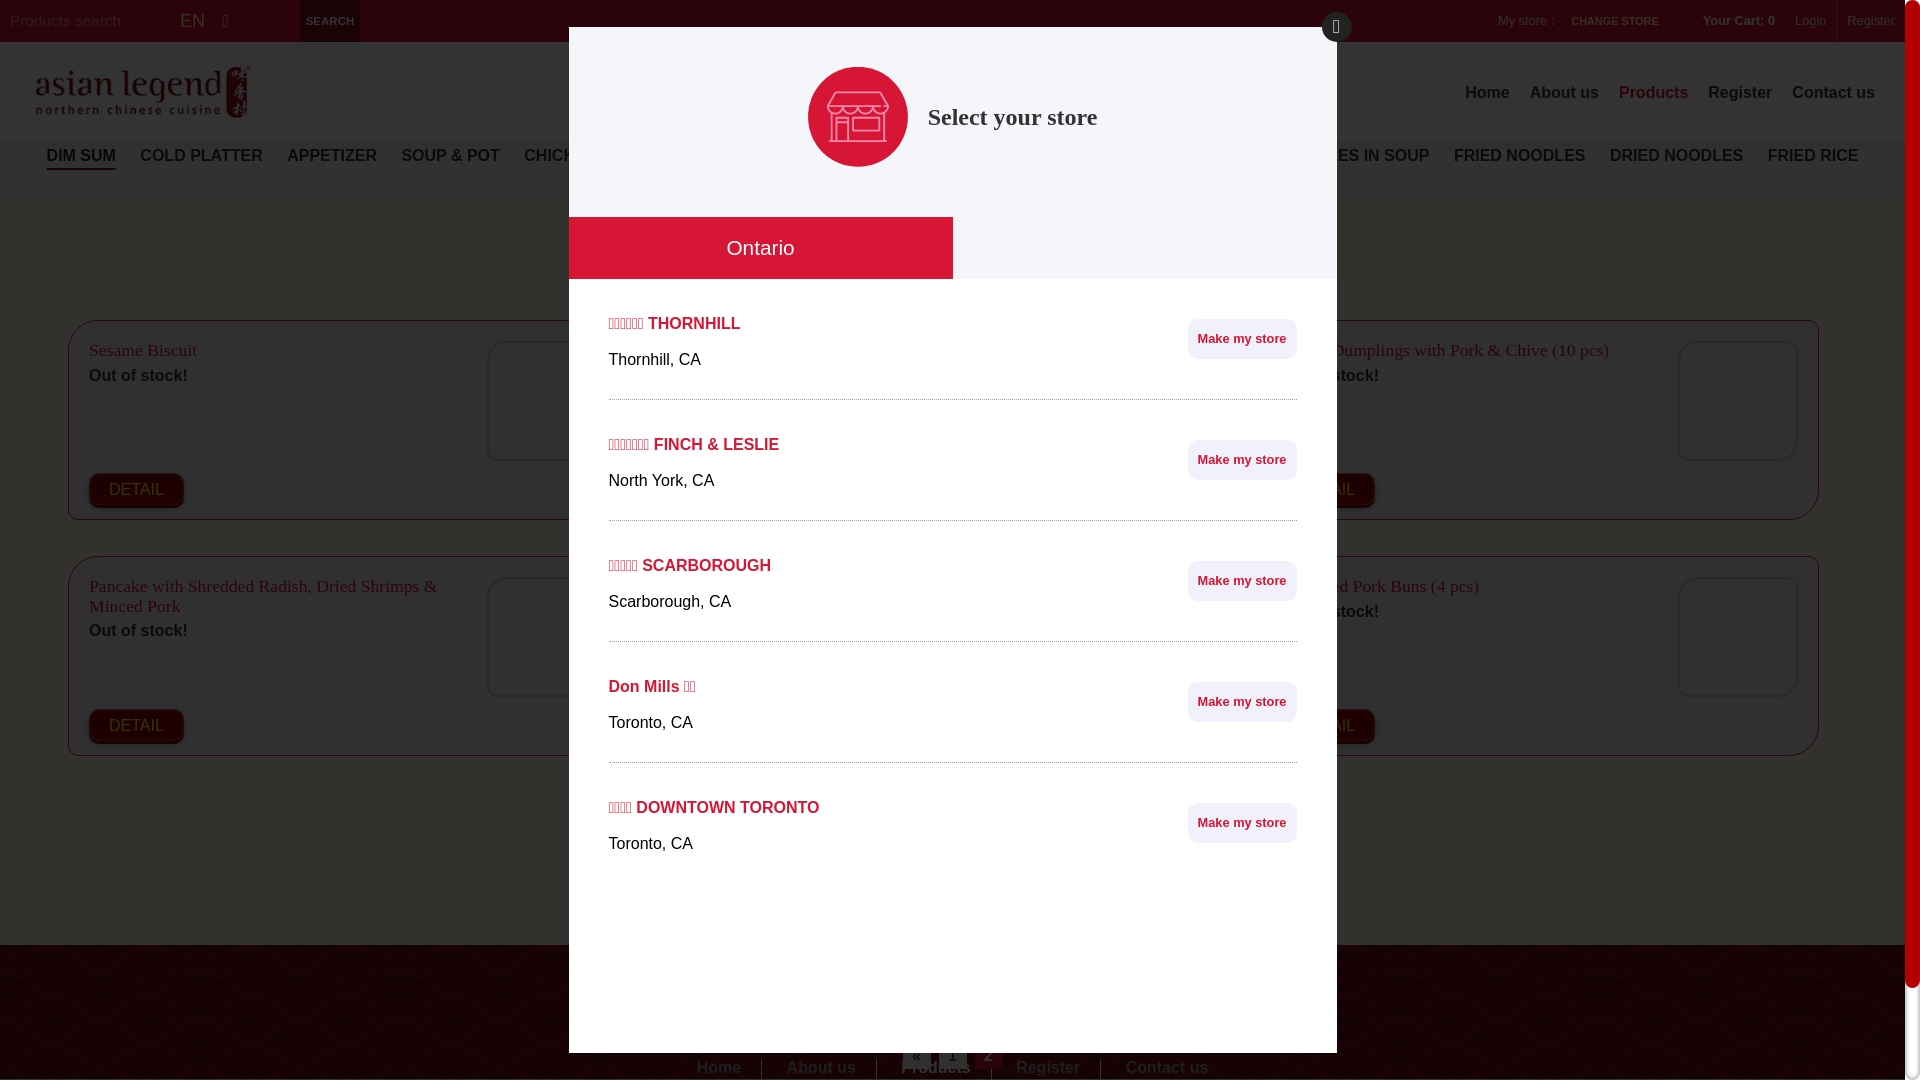  What do you see at coordinates (135, 489) in the screenshot?
I see `'DETAIL'` at bounding box center [135, 489].